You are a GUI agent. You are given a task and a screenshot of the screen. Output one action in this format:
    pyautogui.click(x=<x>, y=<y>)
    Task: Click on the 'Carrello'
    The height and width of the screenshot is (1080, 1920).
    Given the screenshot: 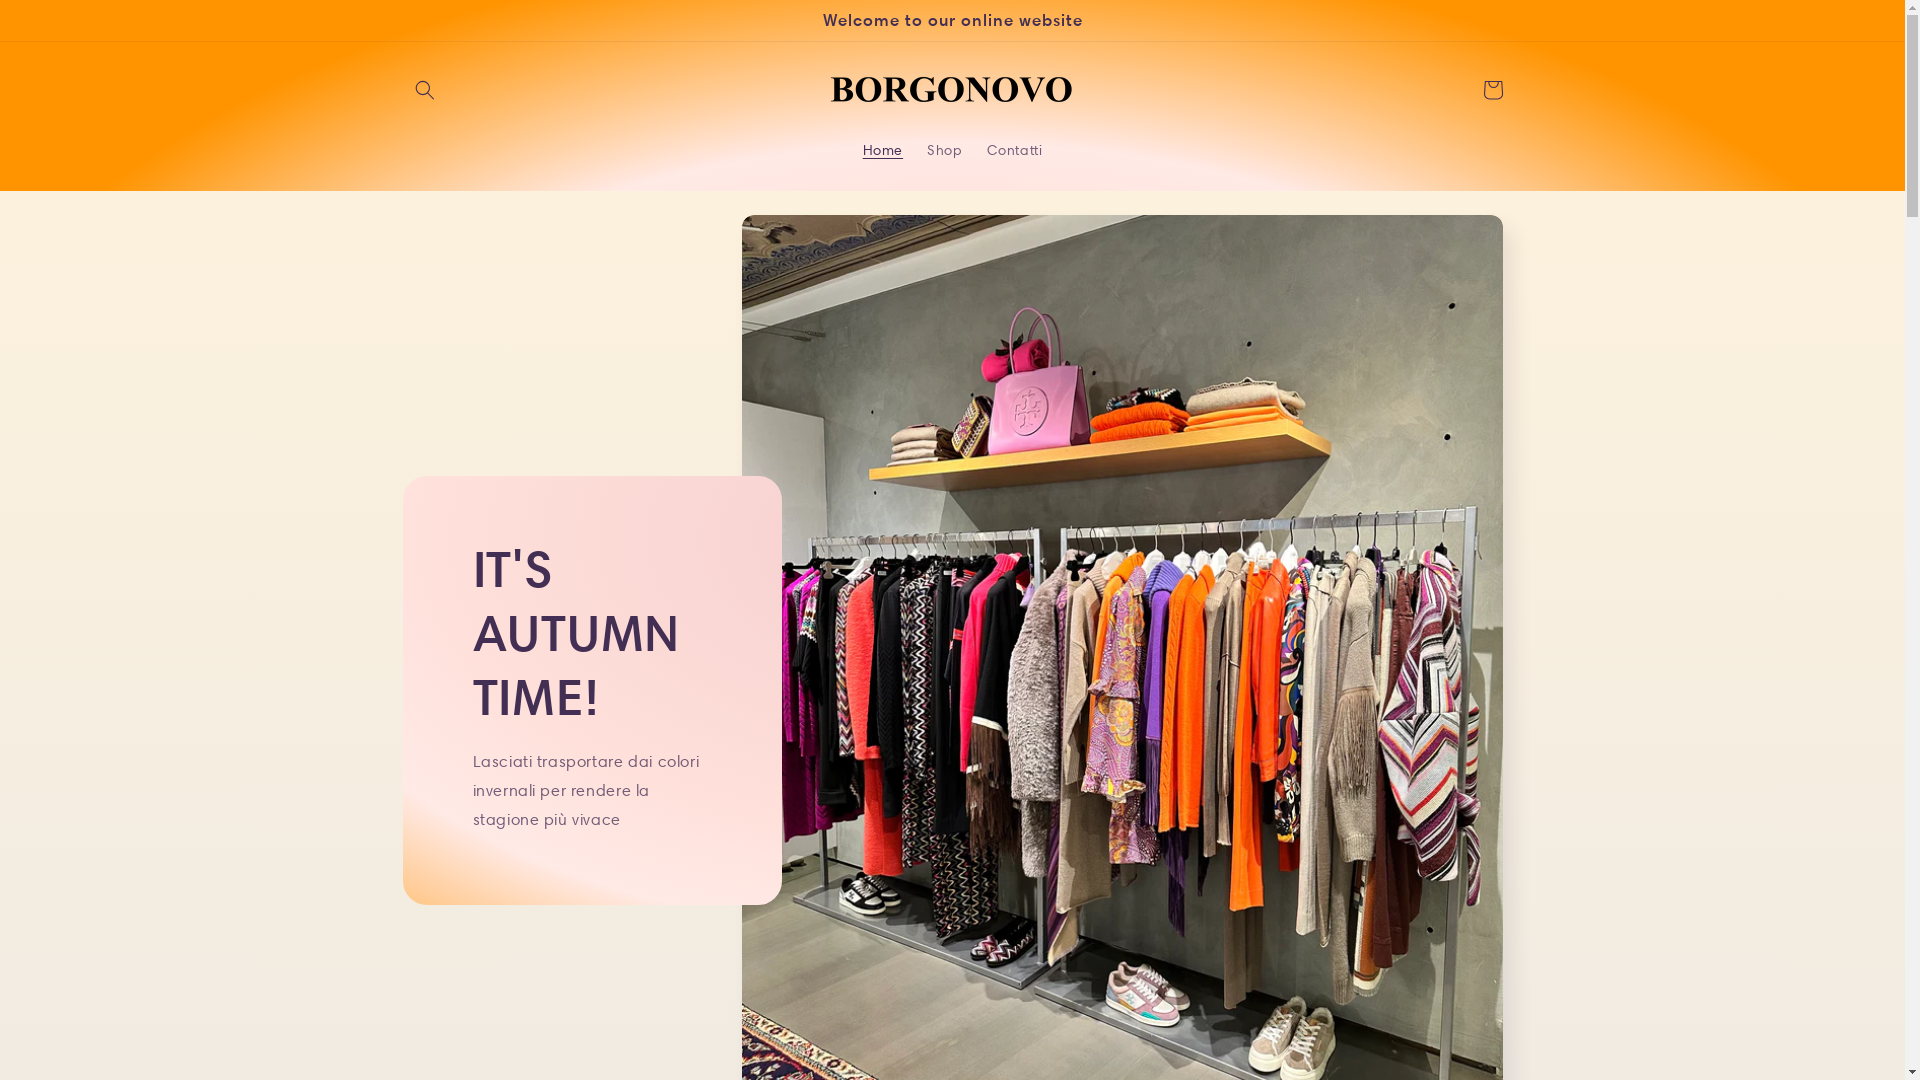 What is the action you would take?
    pyautogui.click(x=1492, y=88)
    